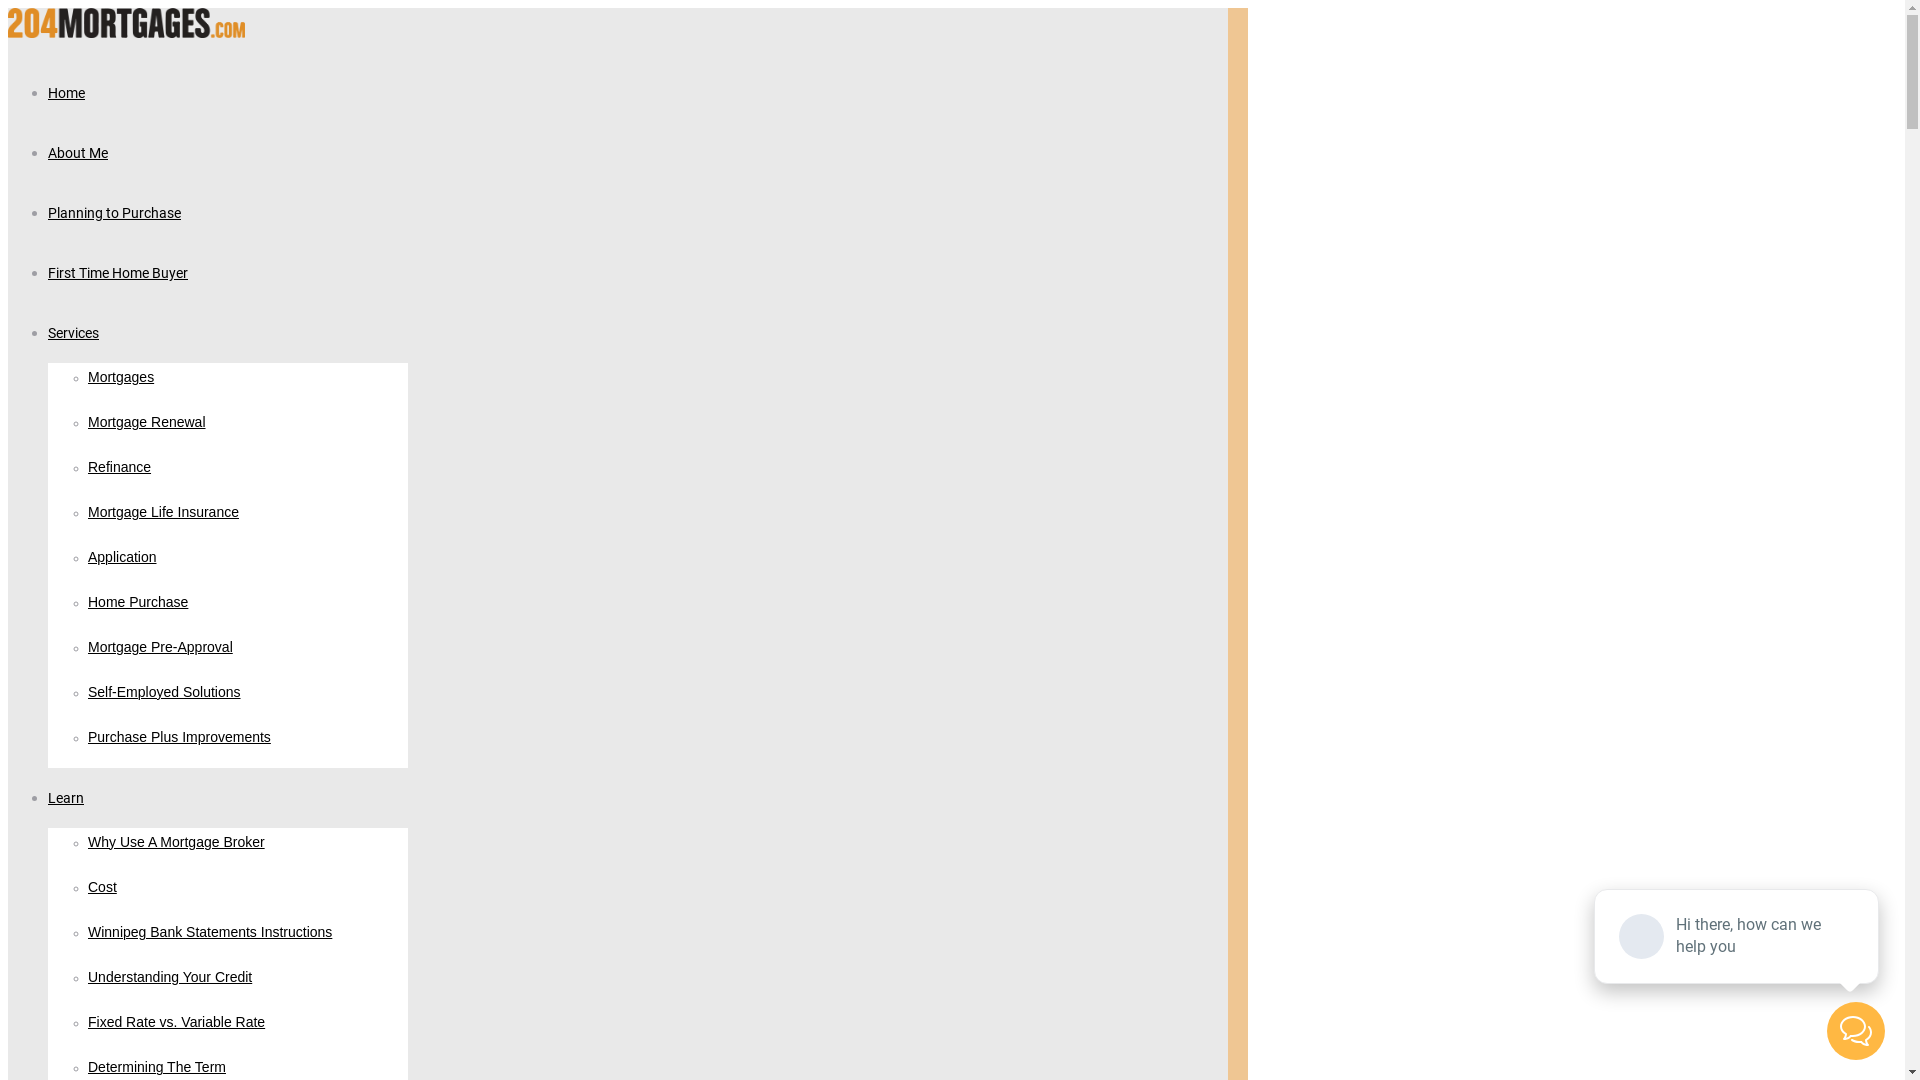 Image resolution: width=1920 pixels, height=1080 pixels. I want to click on 'Purchase Plus Improvements', so click(179, 737).